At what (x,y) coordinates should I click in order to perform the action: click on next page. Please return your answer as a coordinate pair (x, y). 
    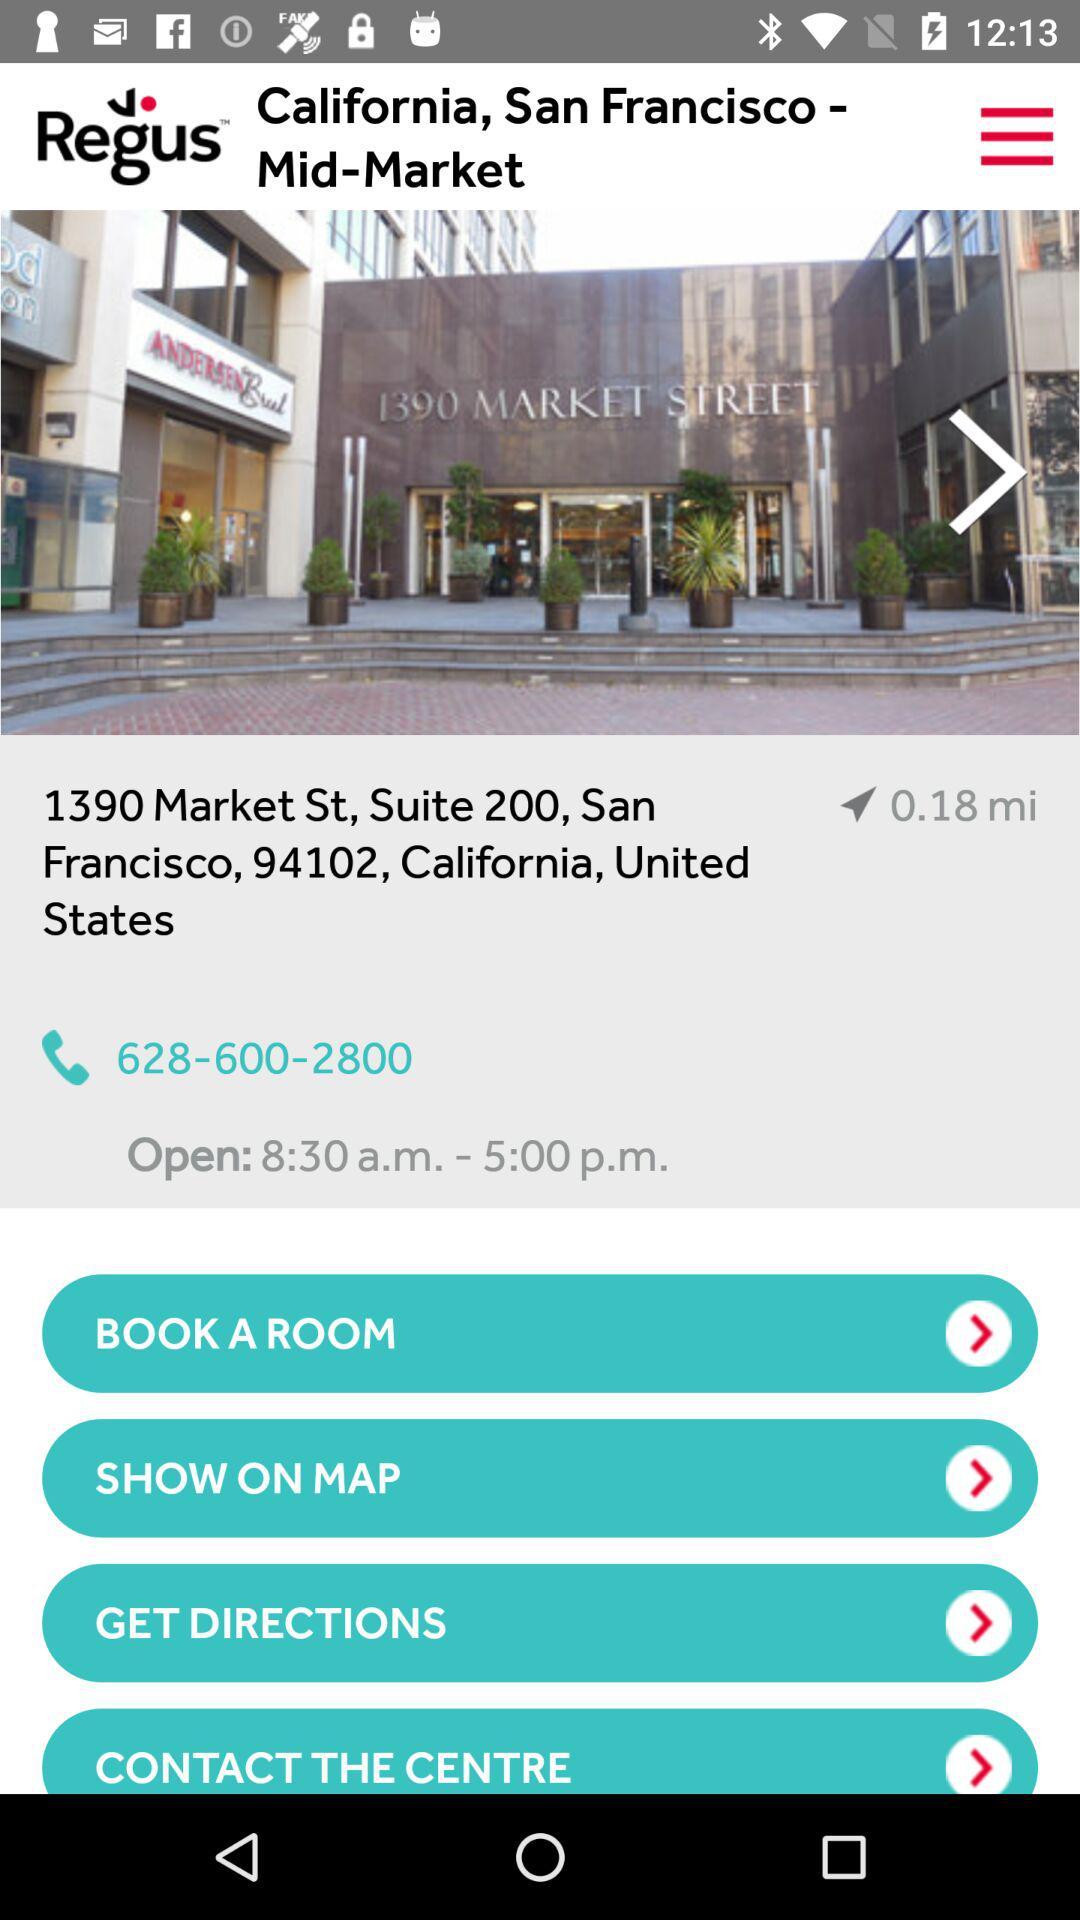
    Looking at the image, I should click on (987, 471).